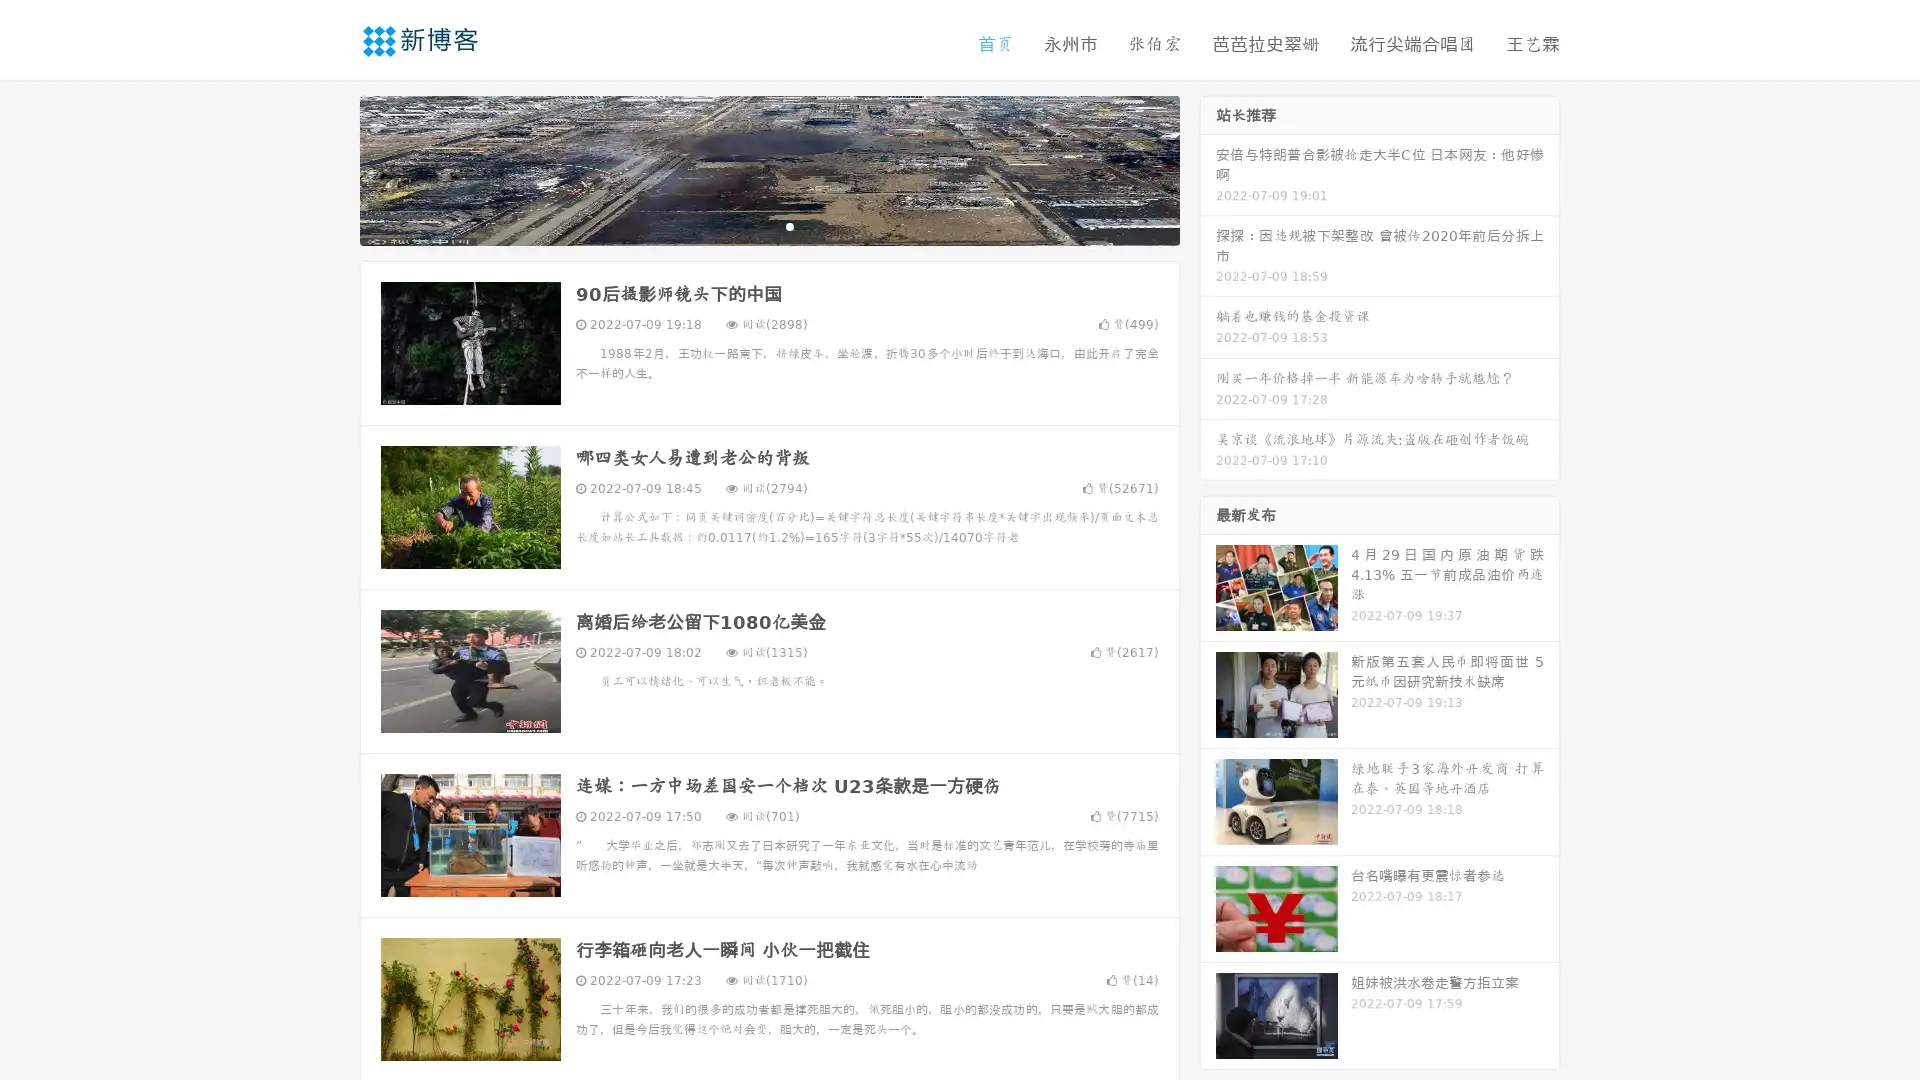  What do you see at coordinates (748, 225) in the screenshot?
I see `Go to slide 1` at bounding box center [748, 225].